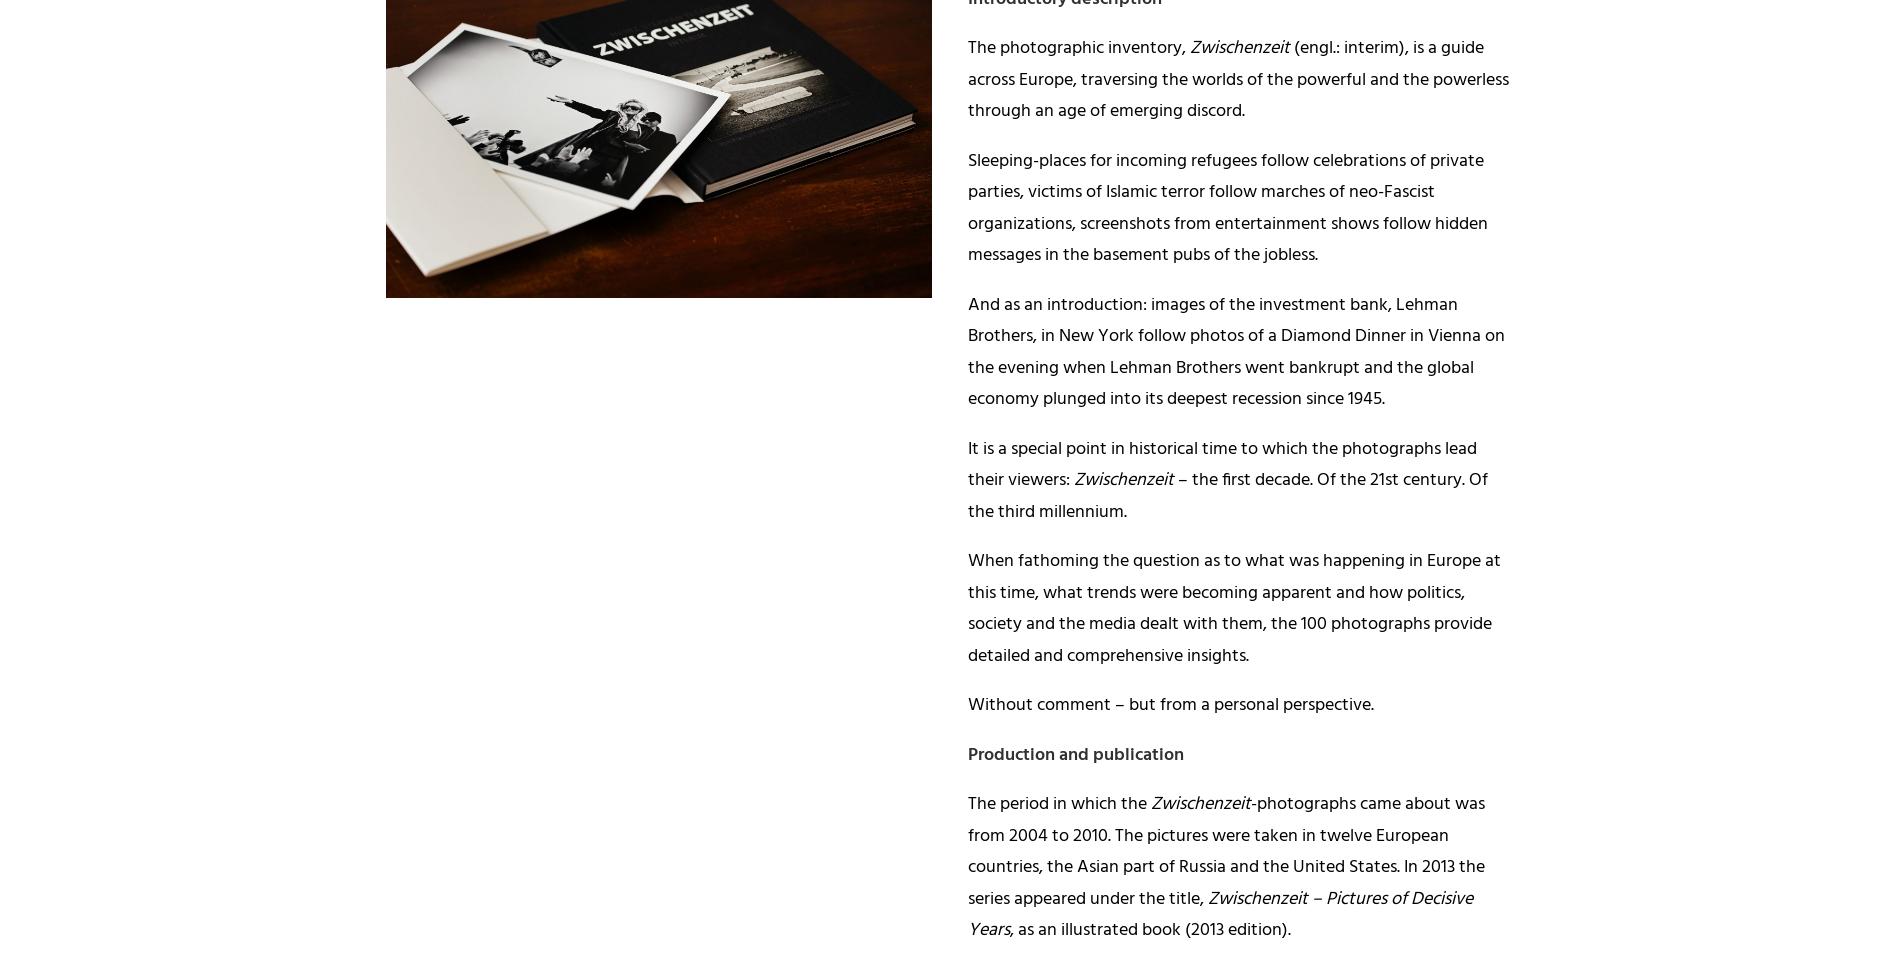  Describe the element at coordinates (1225, 851) in the screenshot. I see `'-photographs came about was from 2004 to 2010. The pictures were taken in twelve European countries, the Asian part of Russia and the United States. In 2013 the series appeared under the title,'` at that location.